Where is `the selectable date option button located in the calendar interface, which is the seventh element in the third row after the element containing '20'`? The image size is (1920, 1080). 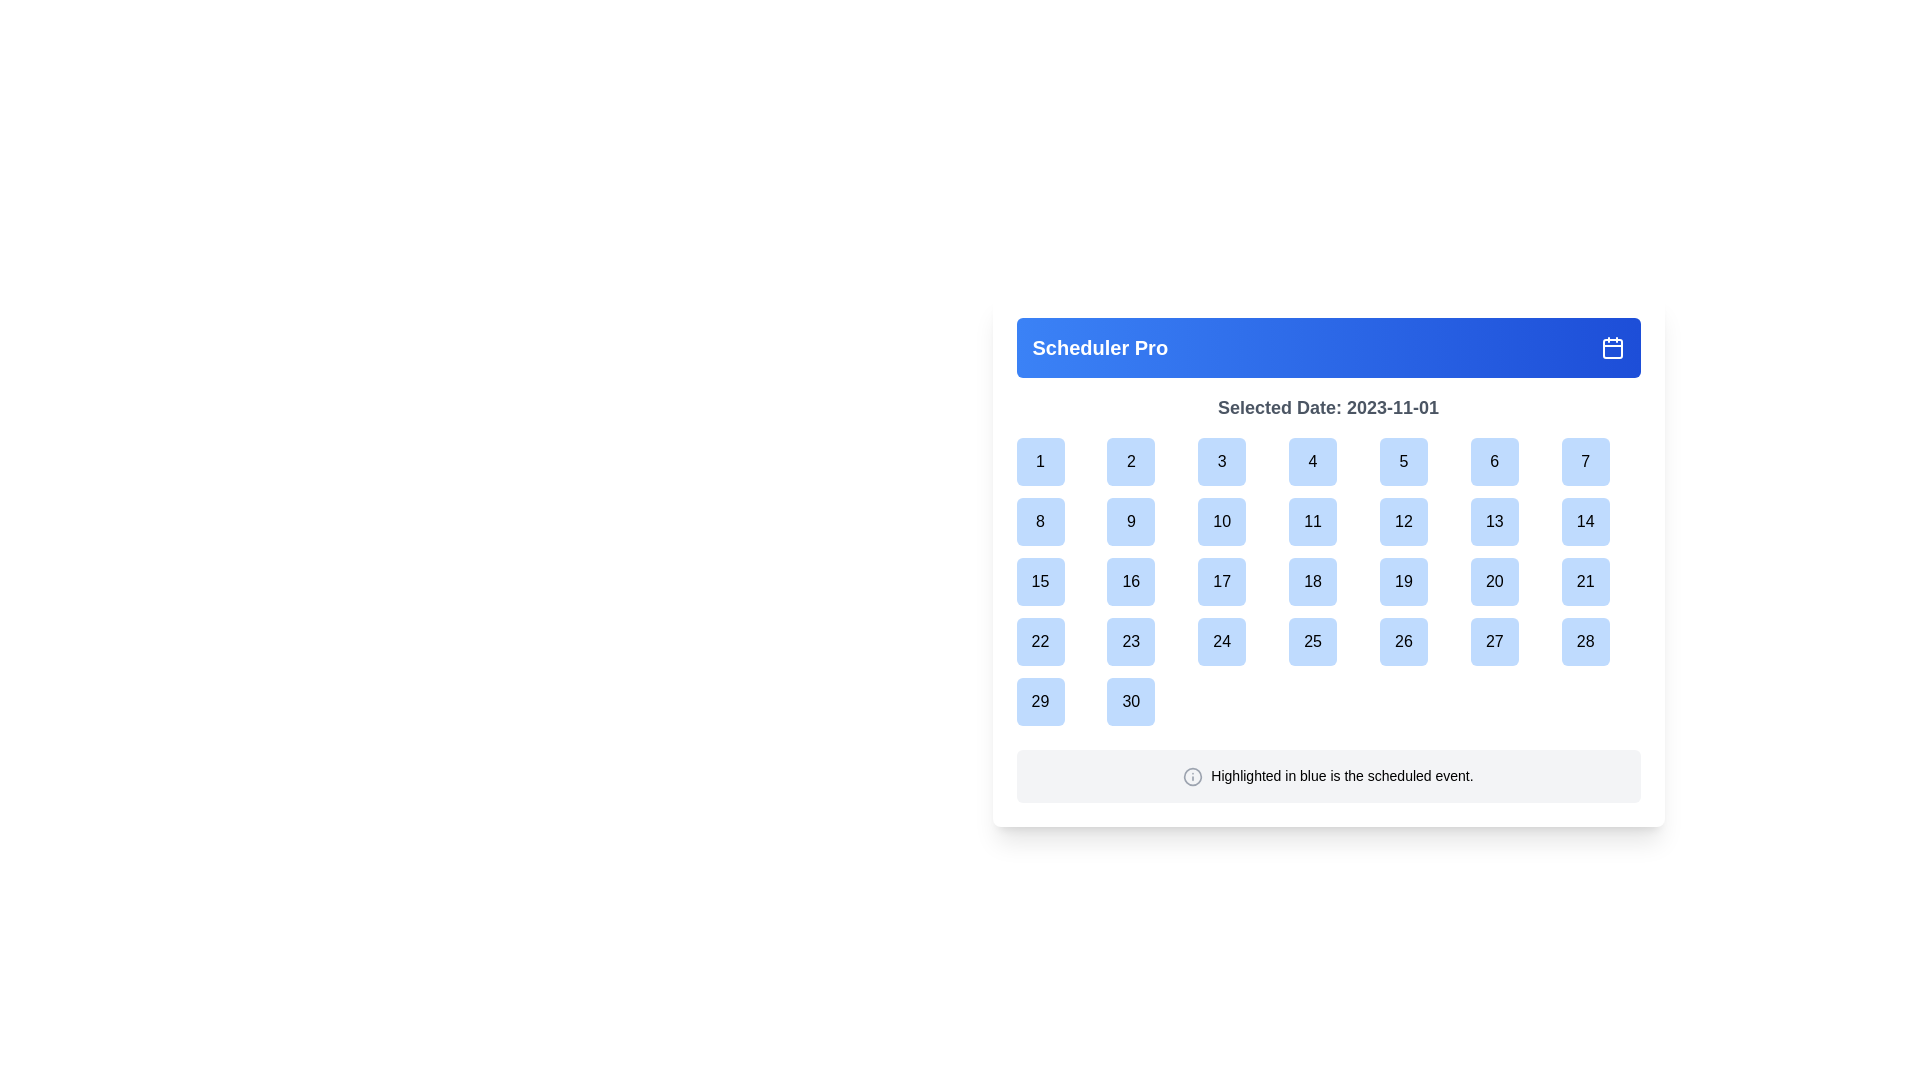
the selectable date option button located in the calendar interface, which is the seventh element in the third row after the element containing '20' is located at coordinates (1584, 582).